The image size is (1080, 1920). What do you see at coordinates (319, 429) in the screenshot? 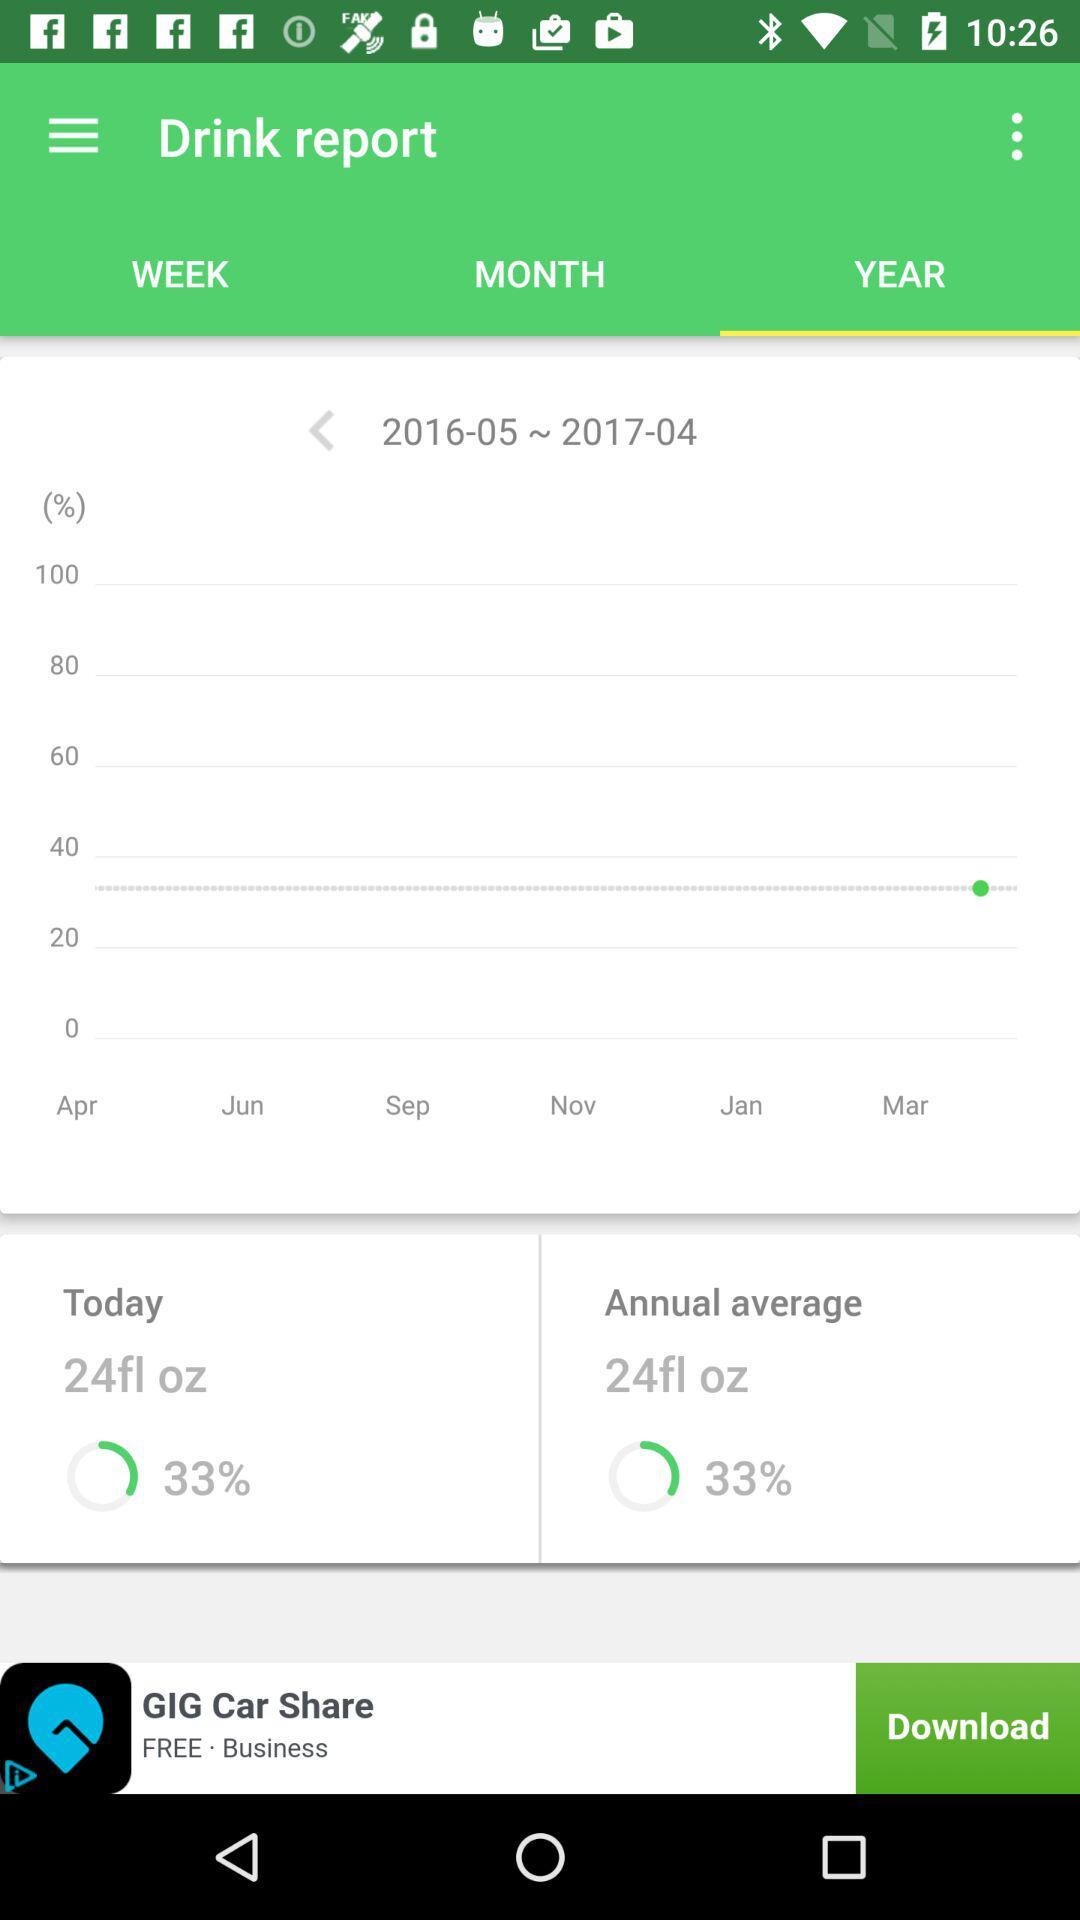
I see `the icon to the right of (%)` at bounding box center [319, 429].